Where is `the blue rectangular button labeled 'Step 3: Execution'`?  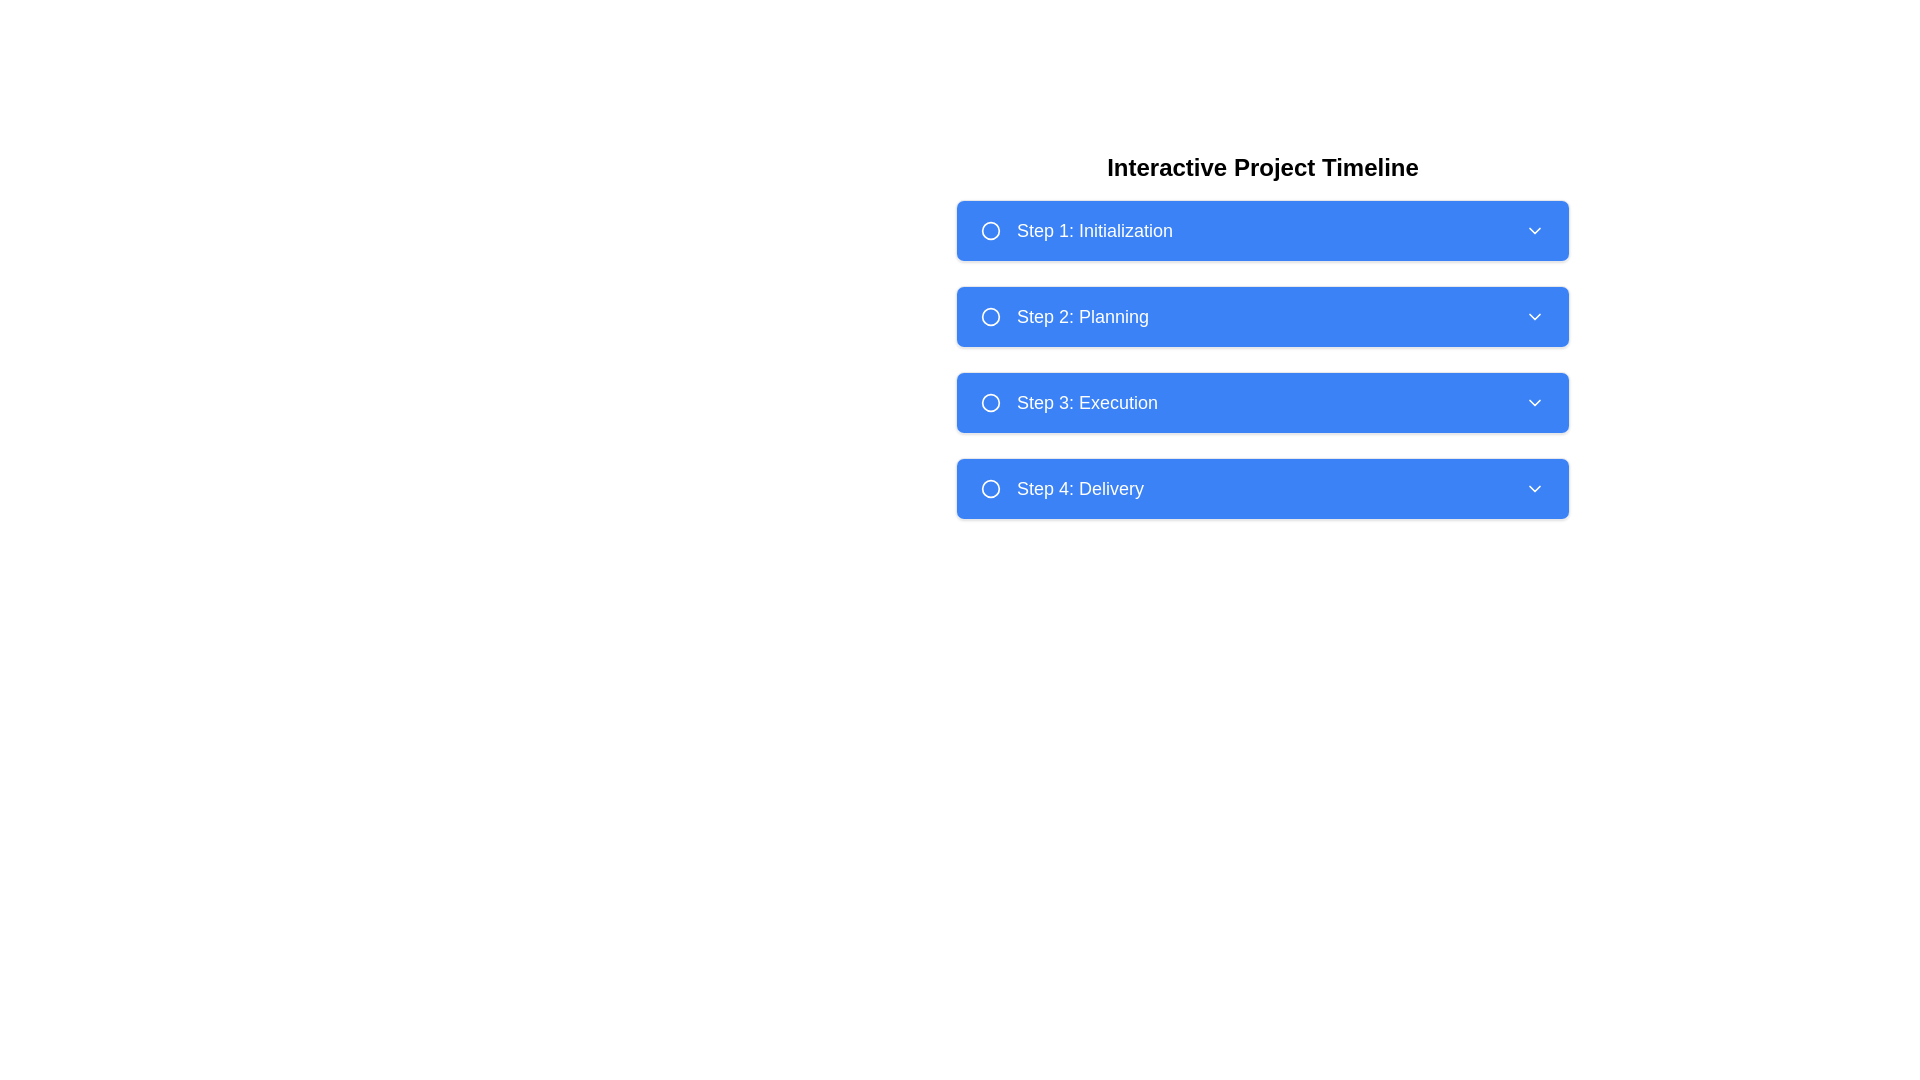 the blue rectangular button labeled 'Step 3: Execution' is located at coordinates (1261, 402).